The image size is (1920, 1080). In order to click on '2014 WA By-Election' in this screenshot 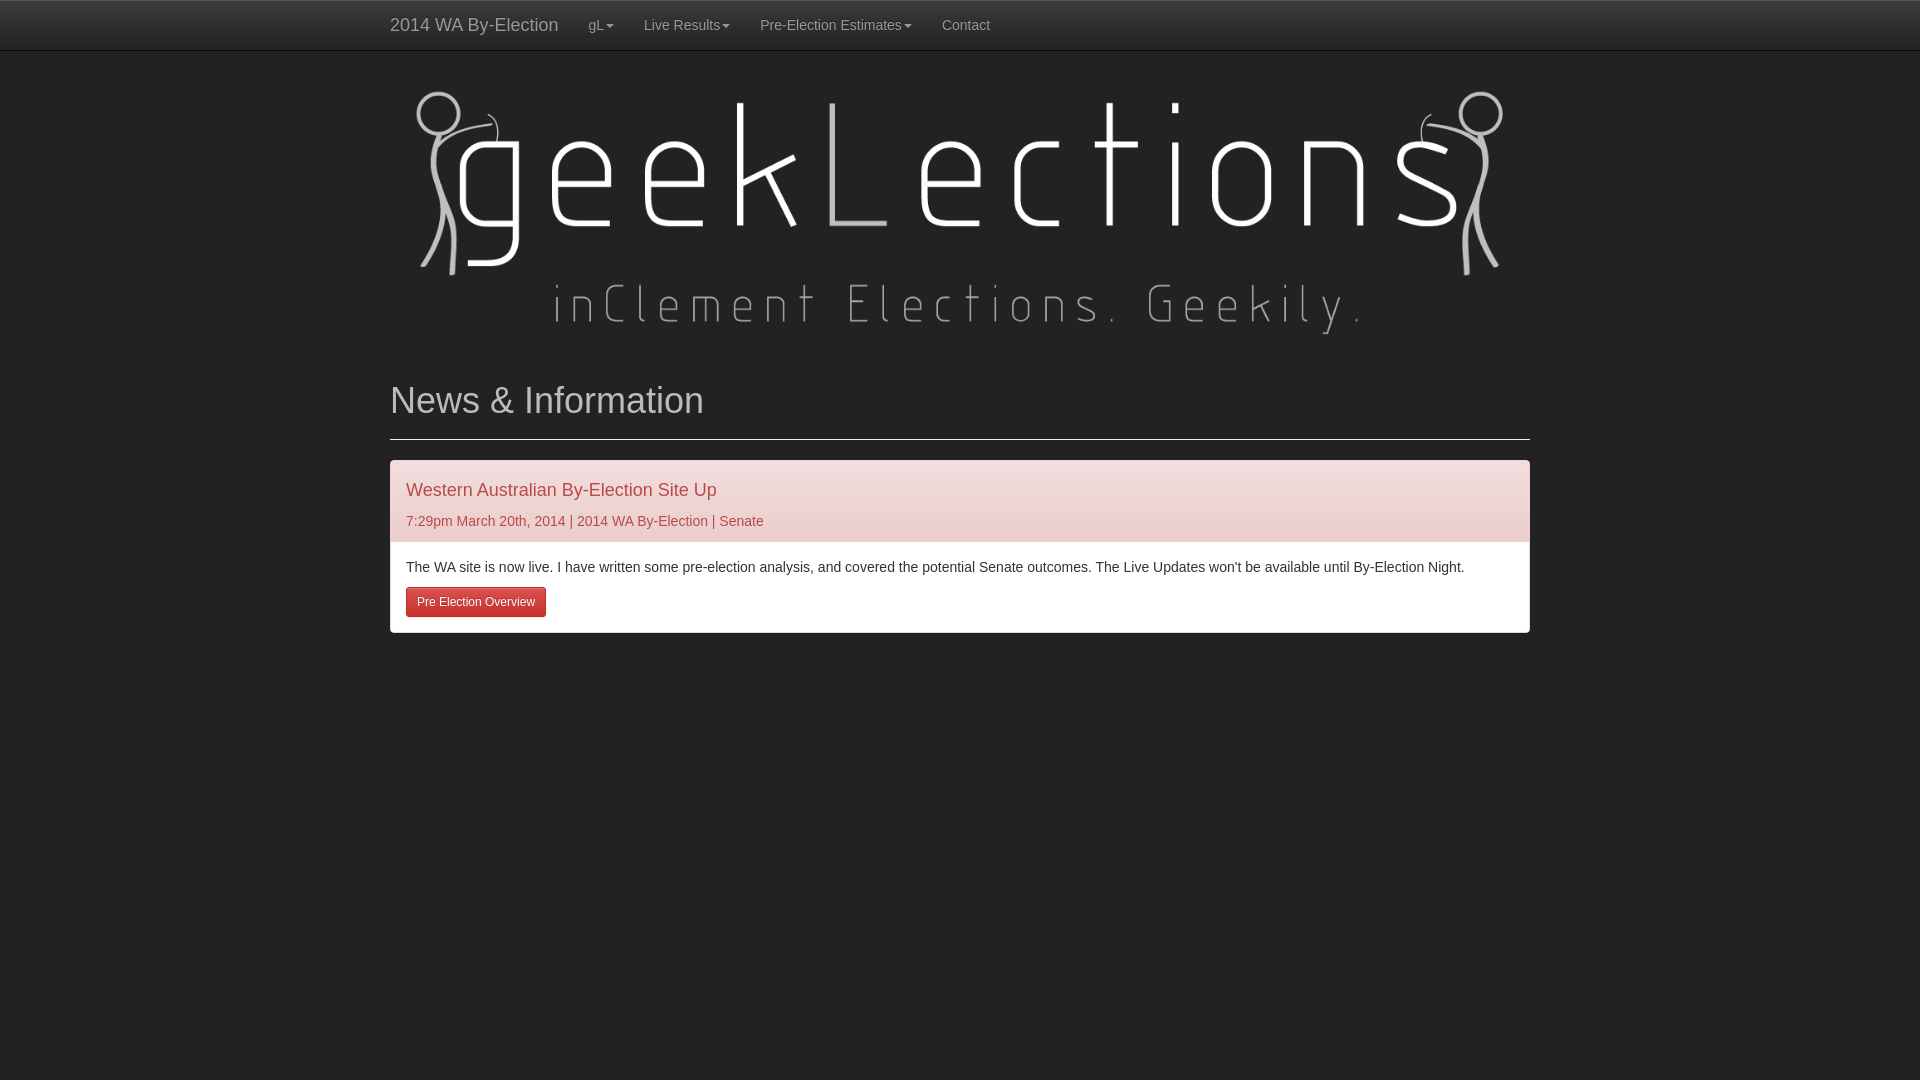, I will do `click(473, 24)`.